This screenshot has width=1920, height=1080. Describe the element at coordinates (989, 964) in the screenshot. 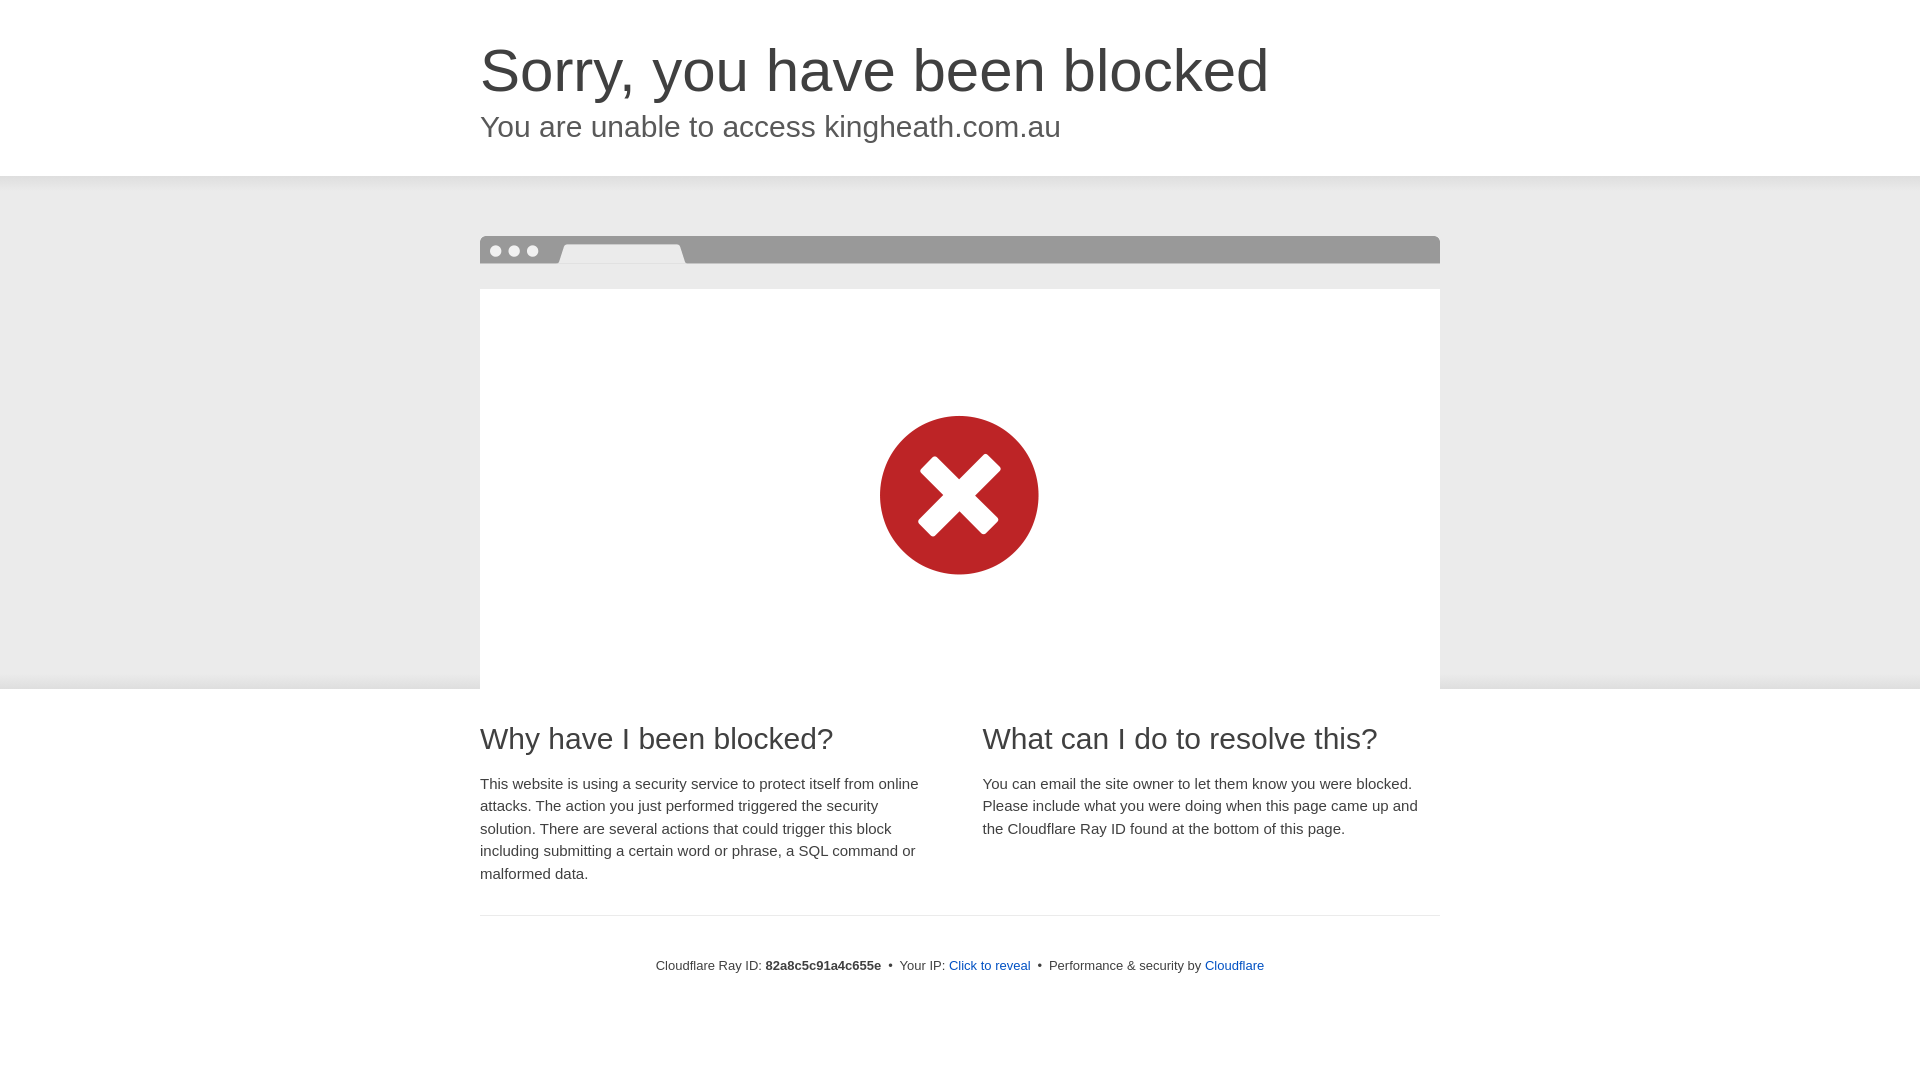

I see `'Click to reveal'` at that location.